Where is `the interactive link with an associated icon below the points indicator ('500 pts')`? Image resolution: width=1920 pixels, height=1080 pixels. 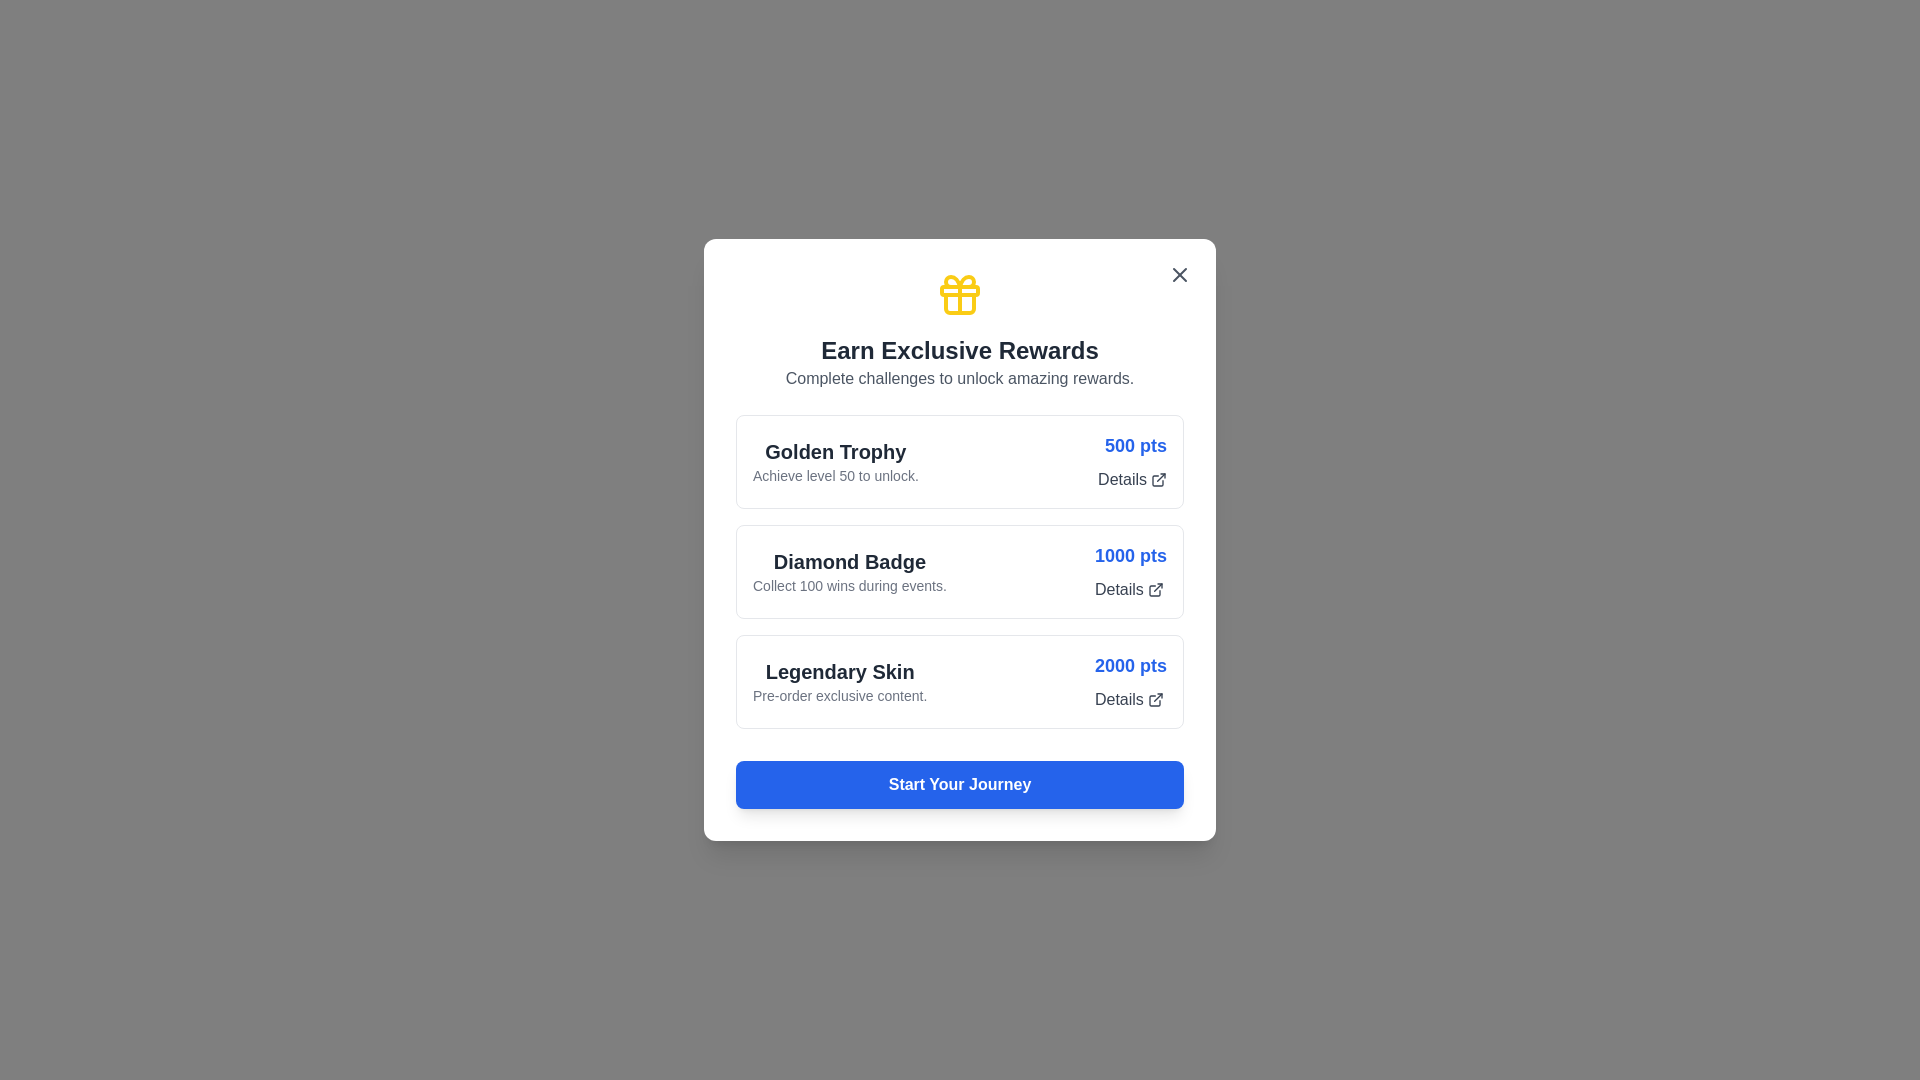
the interactive link with an associated icon below the points indicator ('500 pts') is located at coordinates (1132, 479).